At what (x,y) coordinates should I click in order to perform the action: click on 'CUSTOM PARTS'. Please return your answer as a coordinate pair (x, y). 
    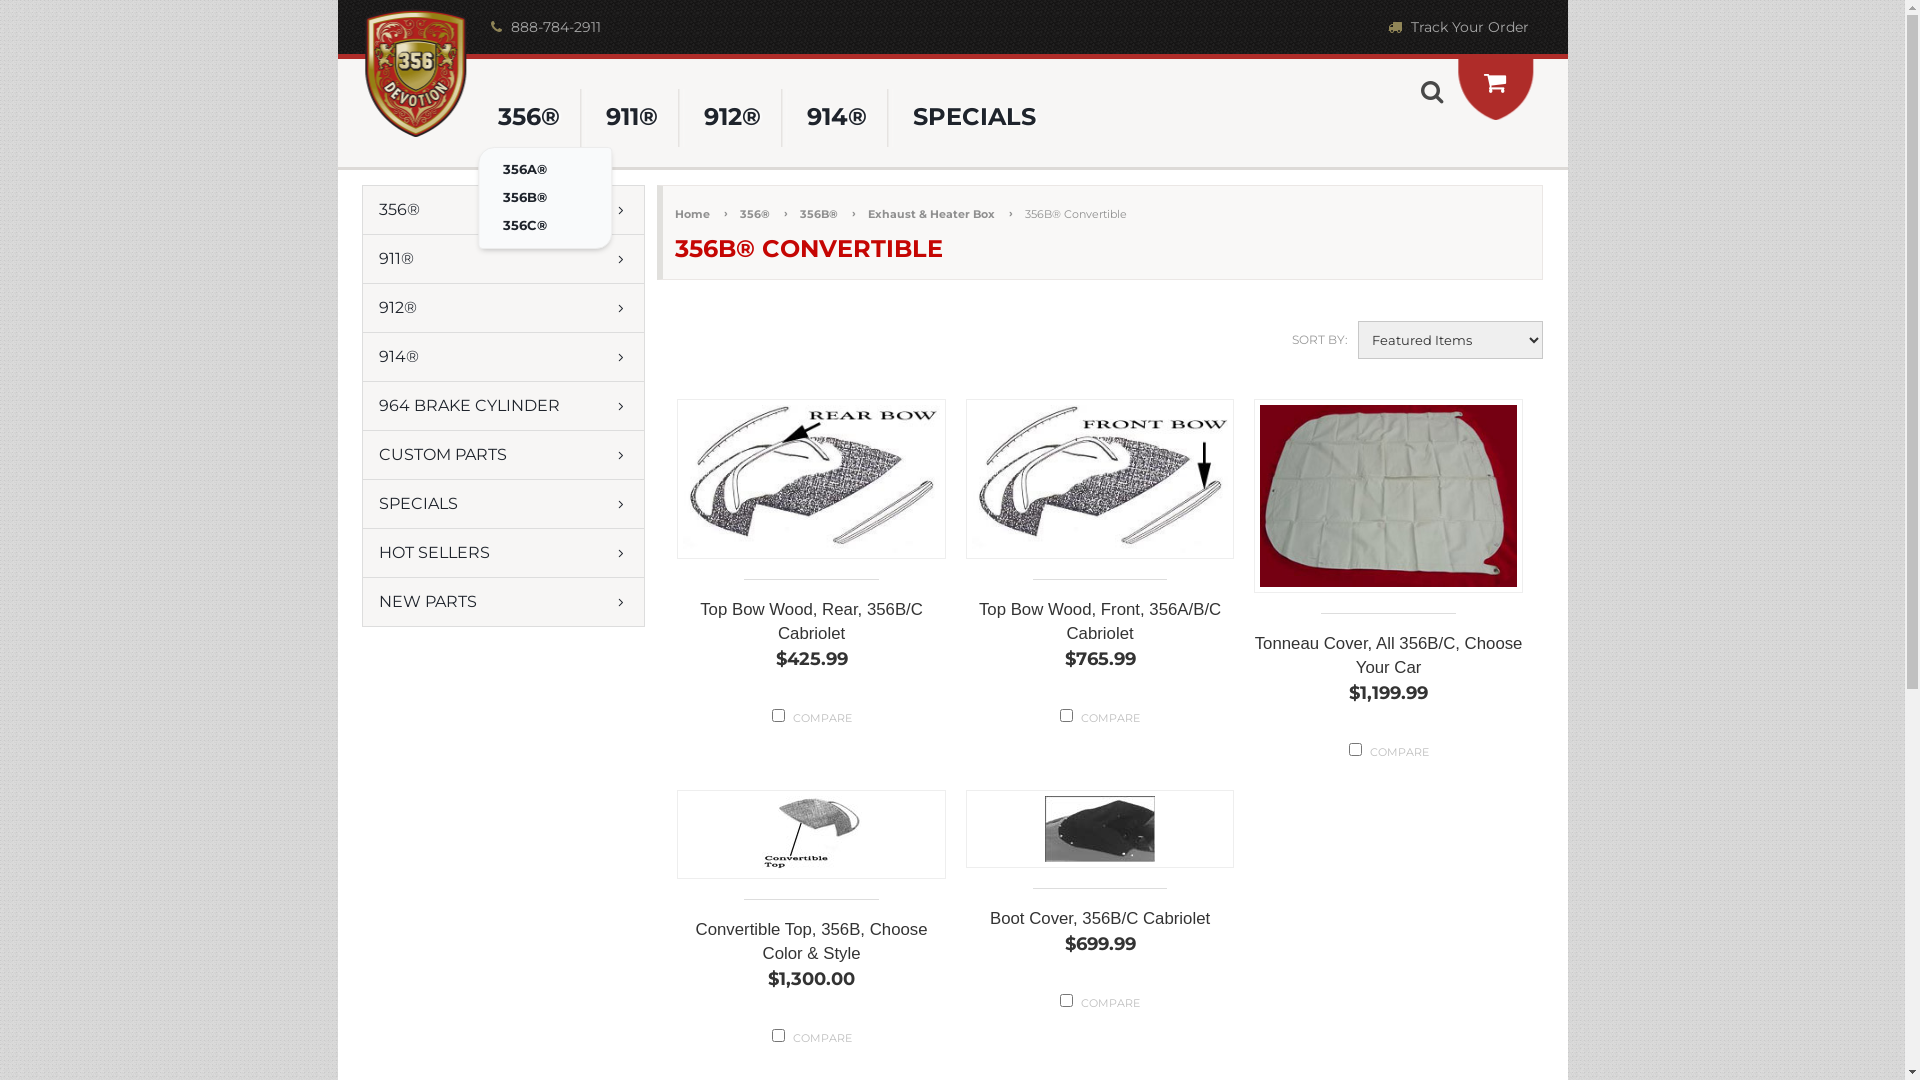
    Looking at the image, I should click on (503, 455).